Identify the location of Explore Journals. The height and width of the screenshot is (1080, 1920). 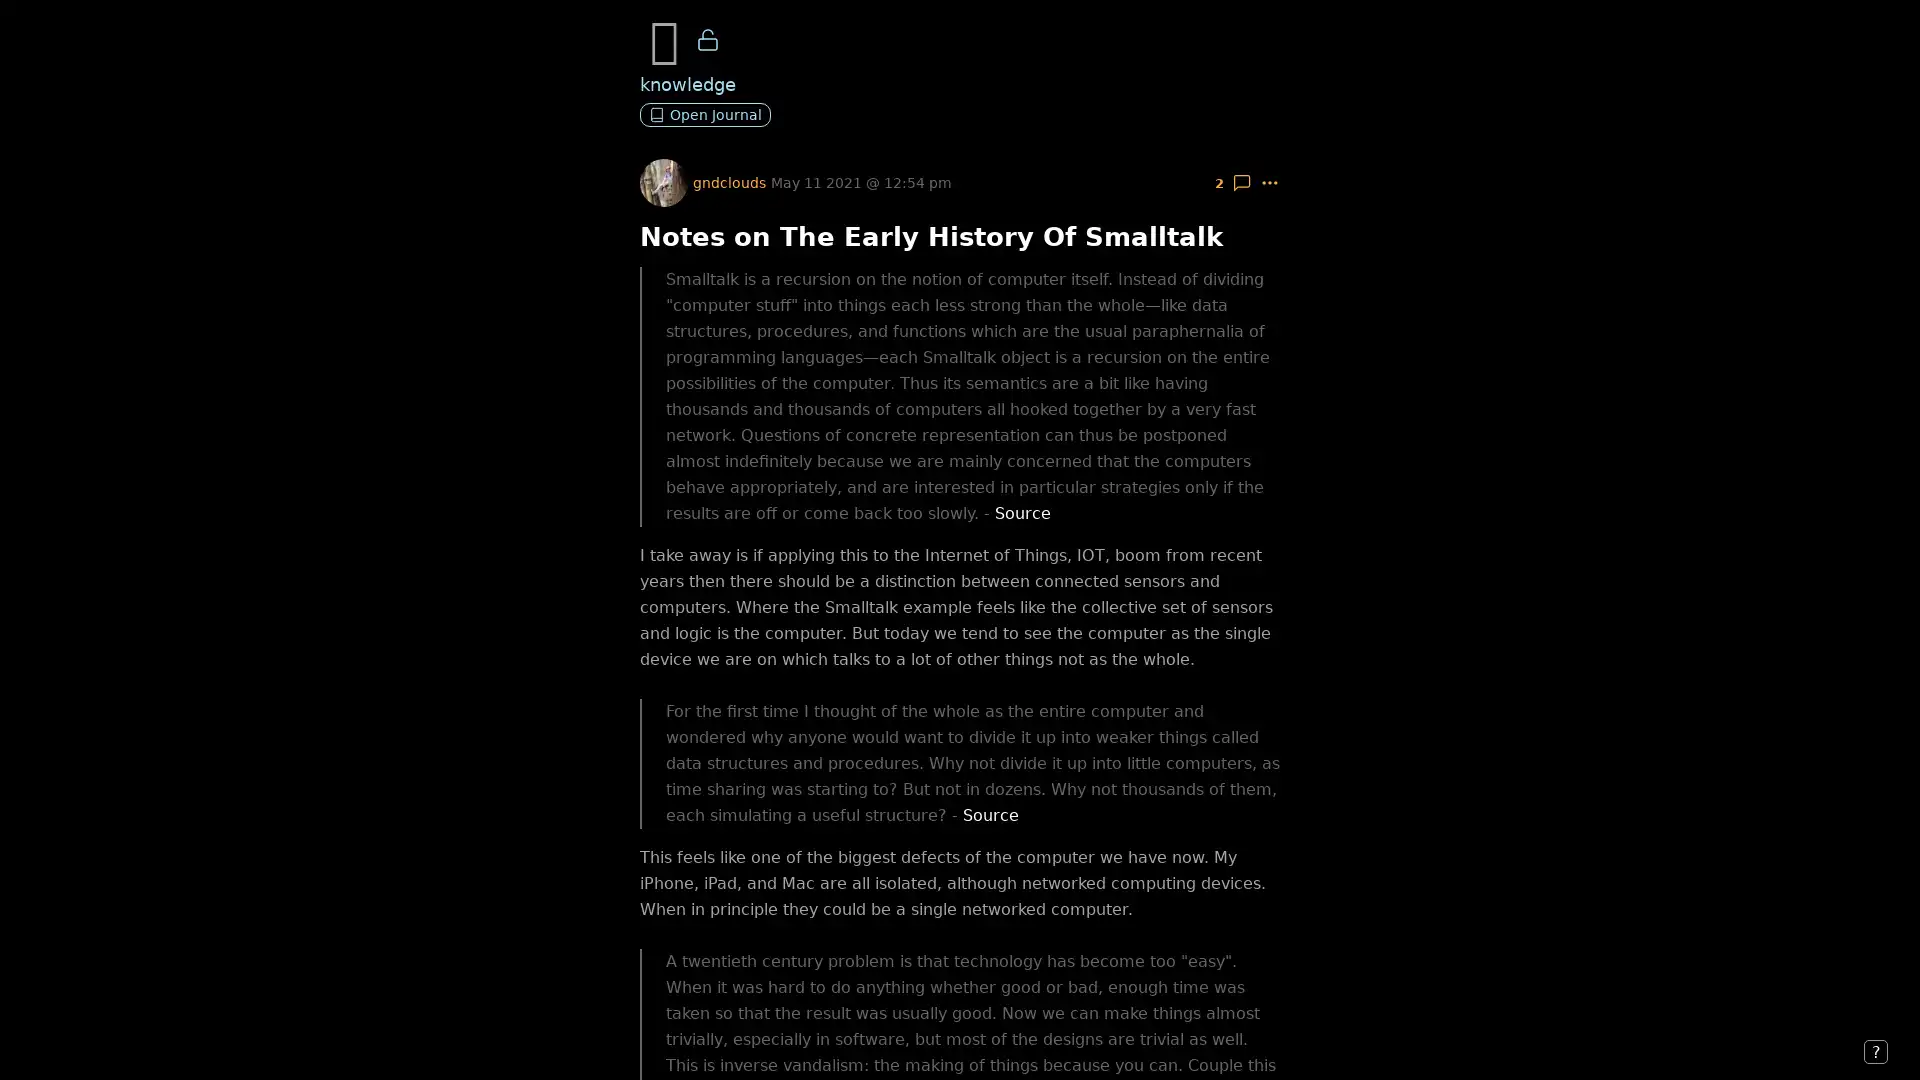
(92, 1040).